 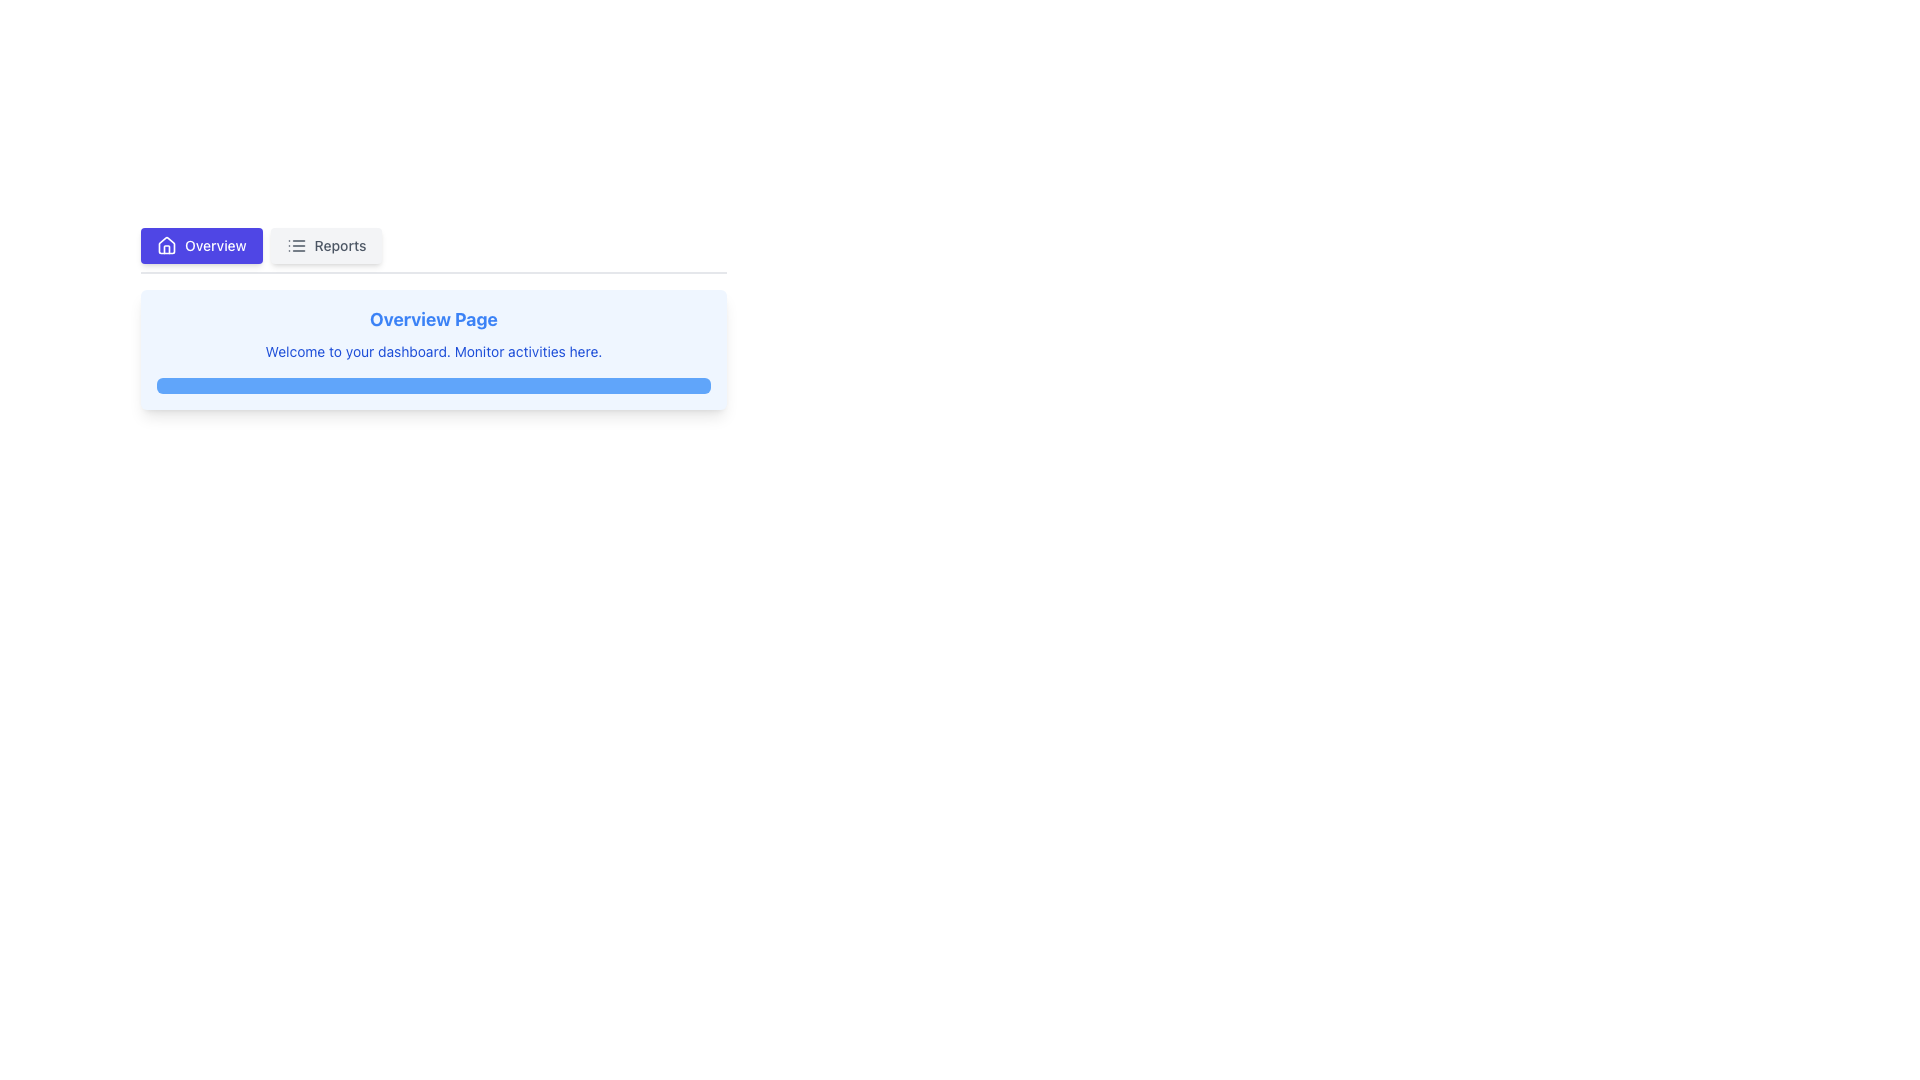 What do you see at coordinates (201, 245) in the screenshot?
I see `the 'Overview' tab, which is the first rectangular button in the top-left horizontal navigation bar` at bounding box center [201, 245].